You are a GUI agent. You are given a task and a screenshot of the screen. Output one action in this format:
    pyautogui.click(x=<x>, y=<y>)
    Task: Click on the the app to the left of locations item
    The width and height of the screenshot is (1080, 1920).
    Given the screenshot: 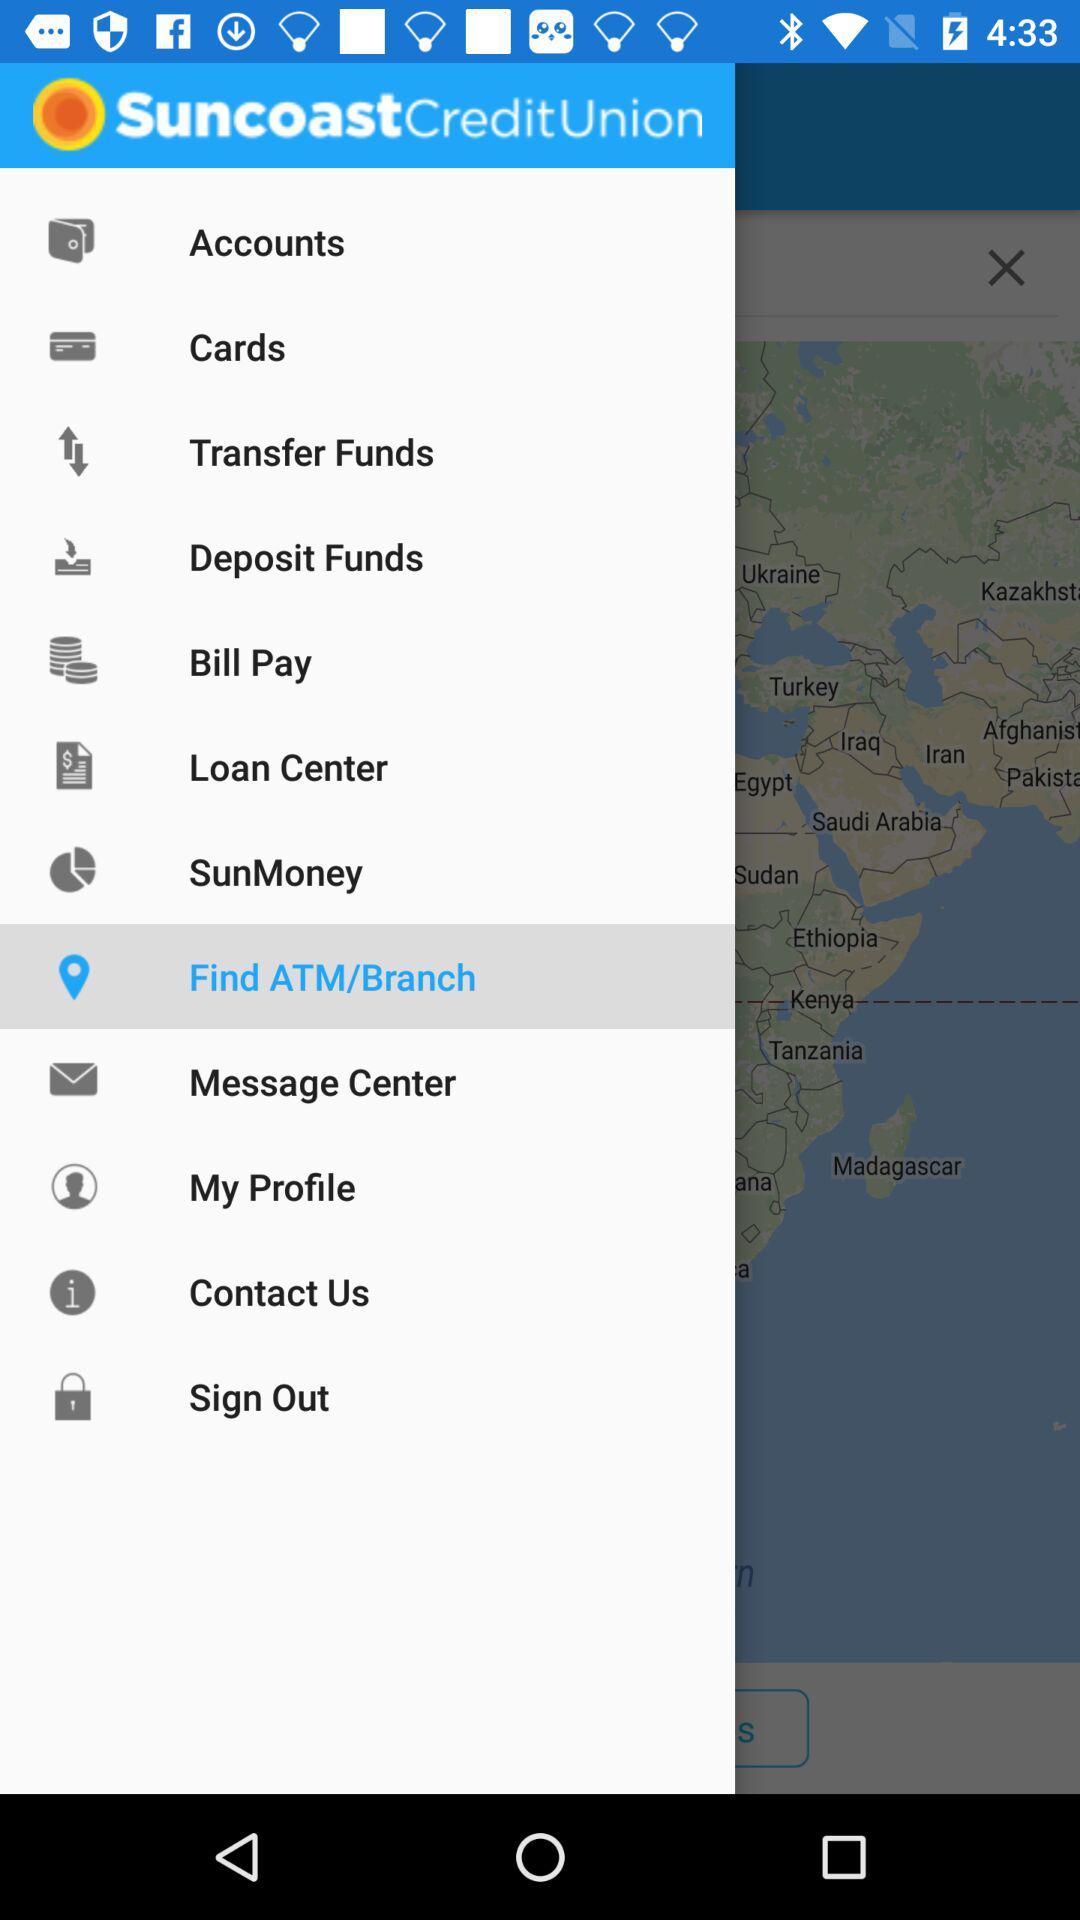 What is the action you would take?
    pyautogui.click(x=72, y=135)
    